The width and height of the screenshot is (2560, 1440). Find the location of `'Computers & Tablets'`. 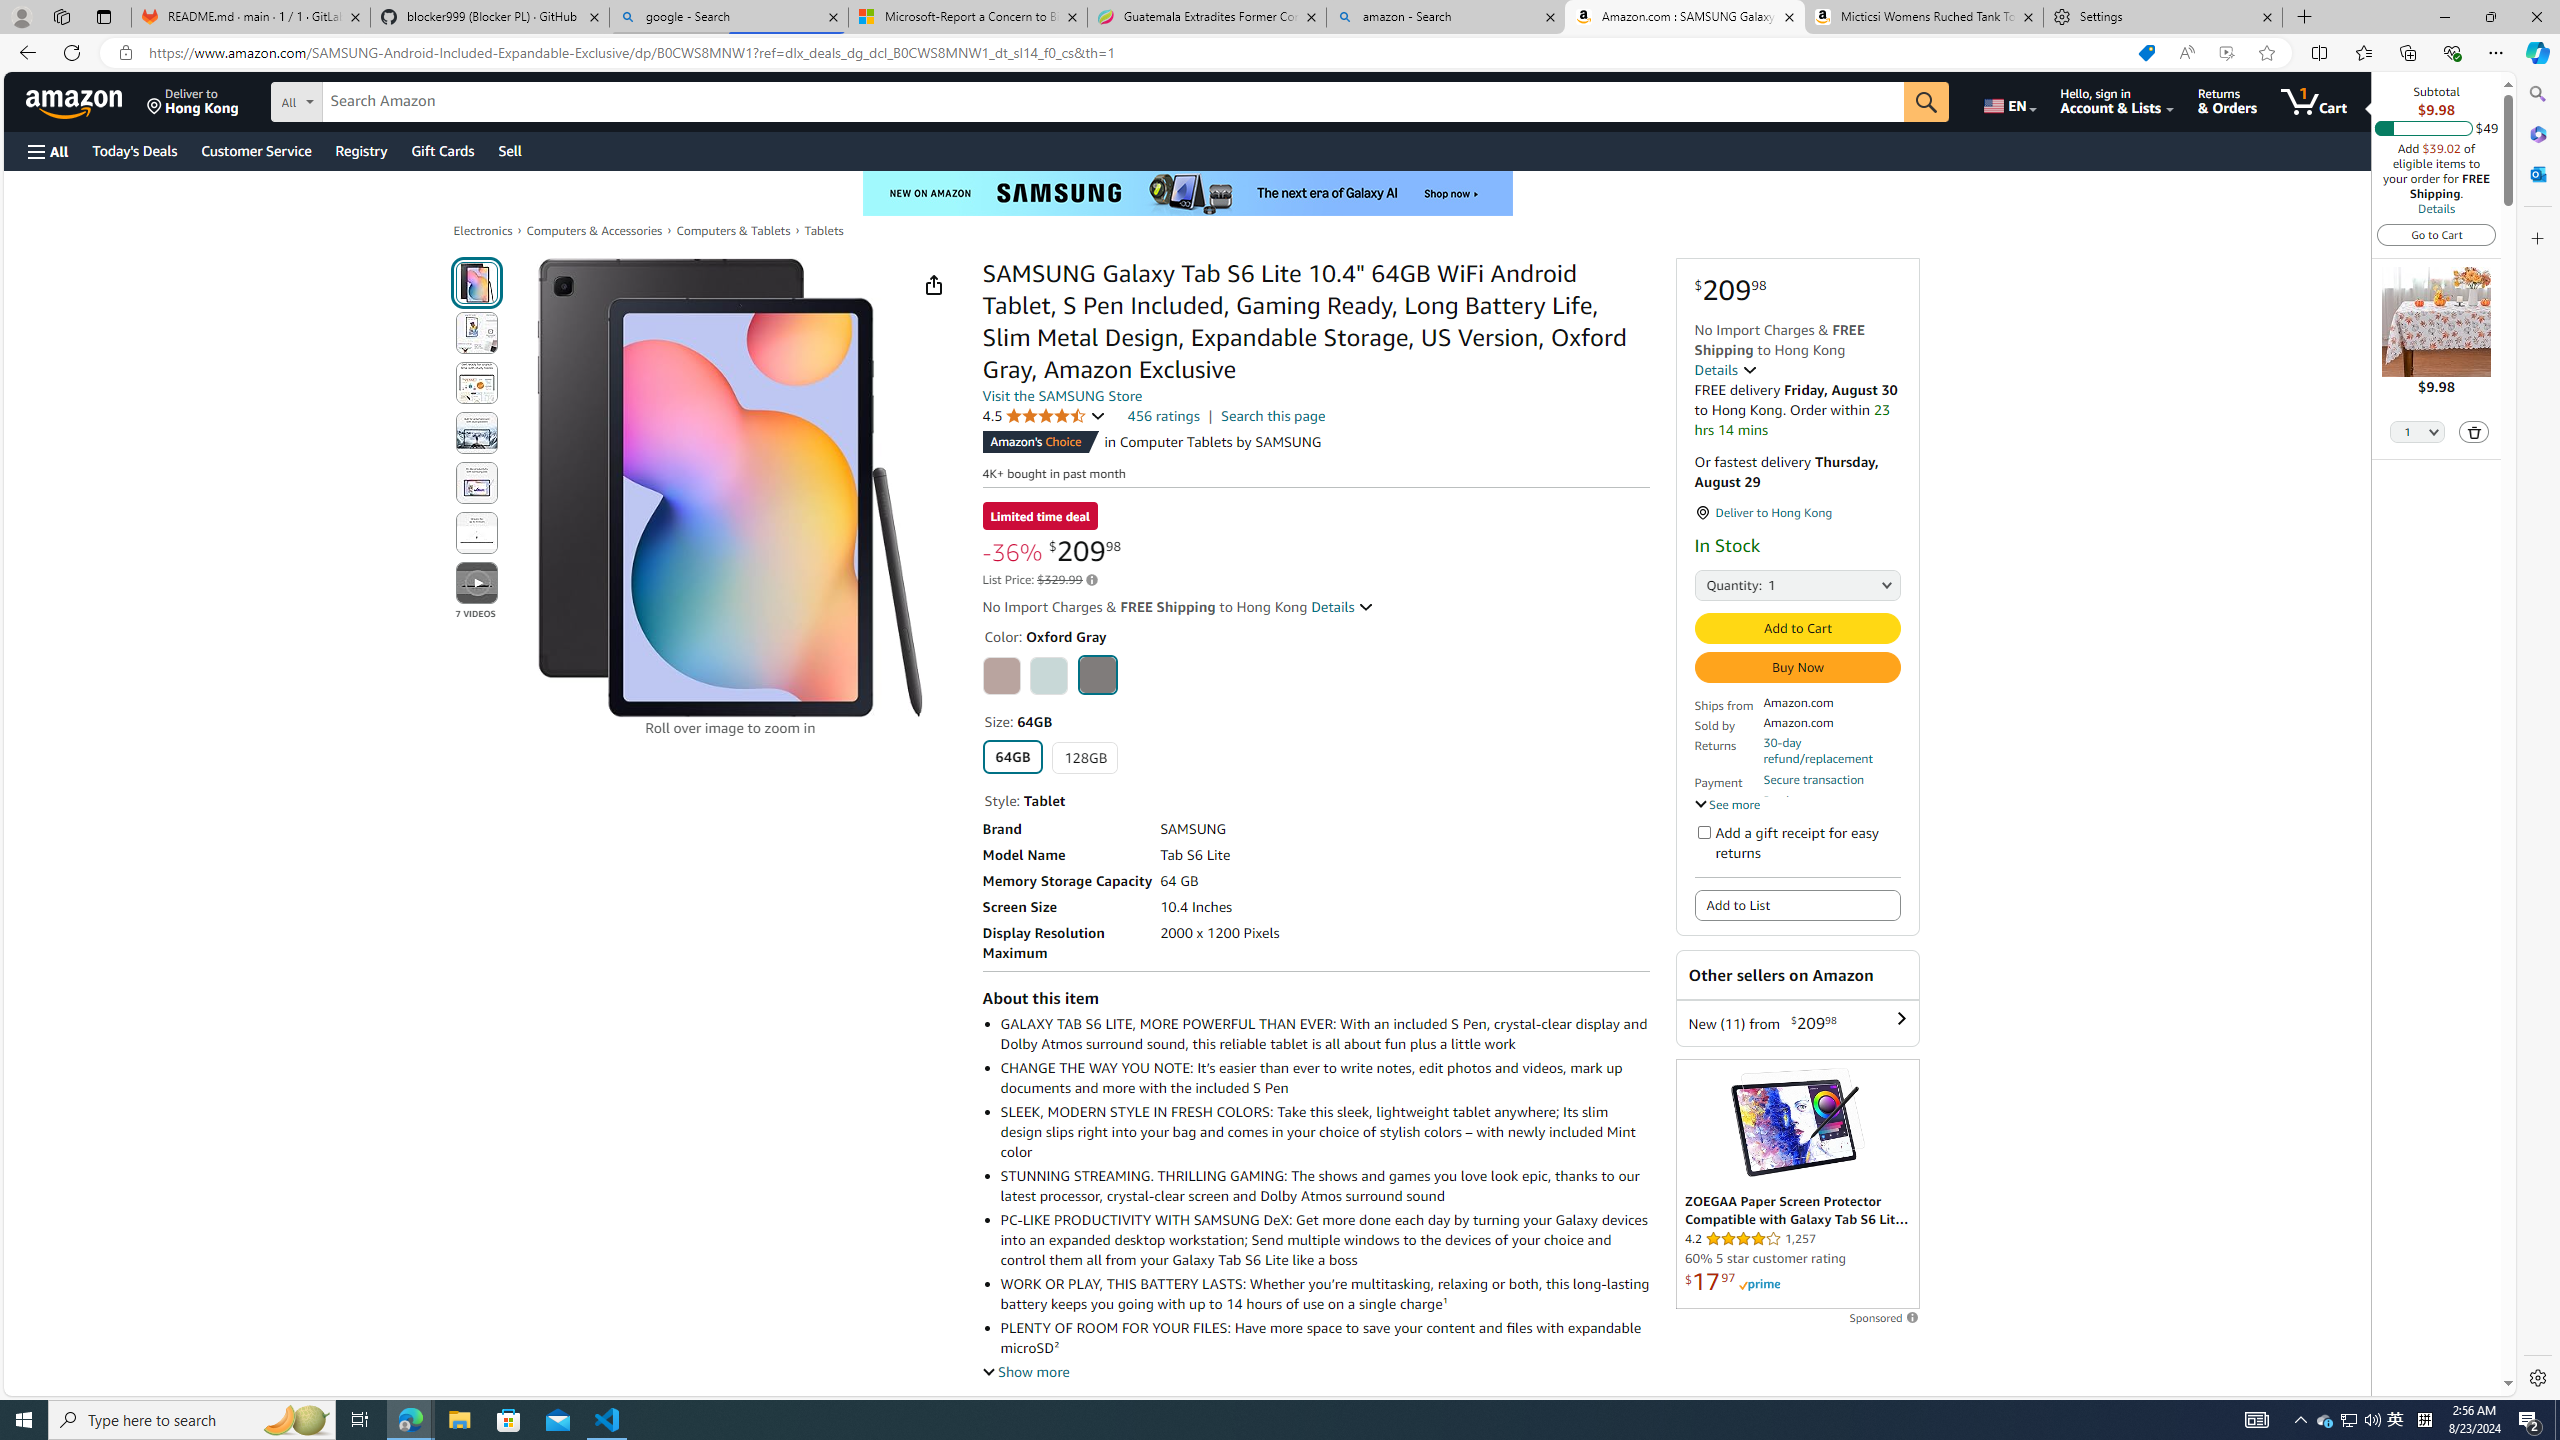

'Computers & Tablets' is located at coordinates (733, 229).